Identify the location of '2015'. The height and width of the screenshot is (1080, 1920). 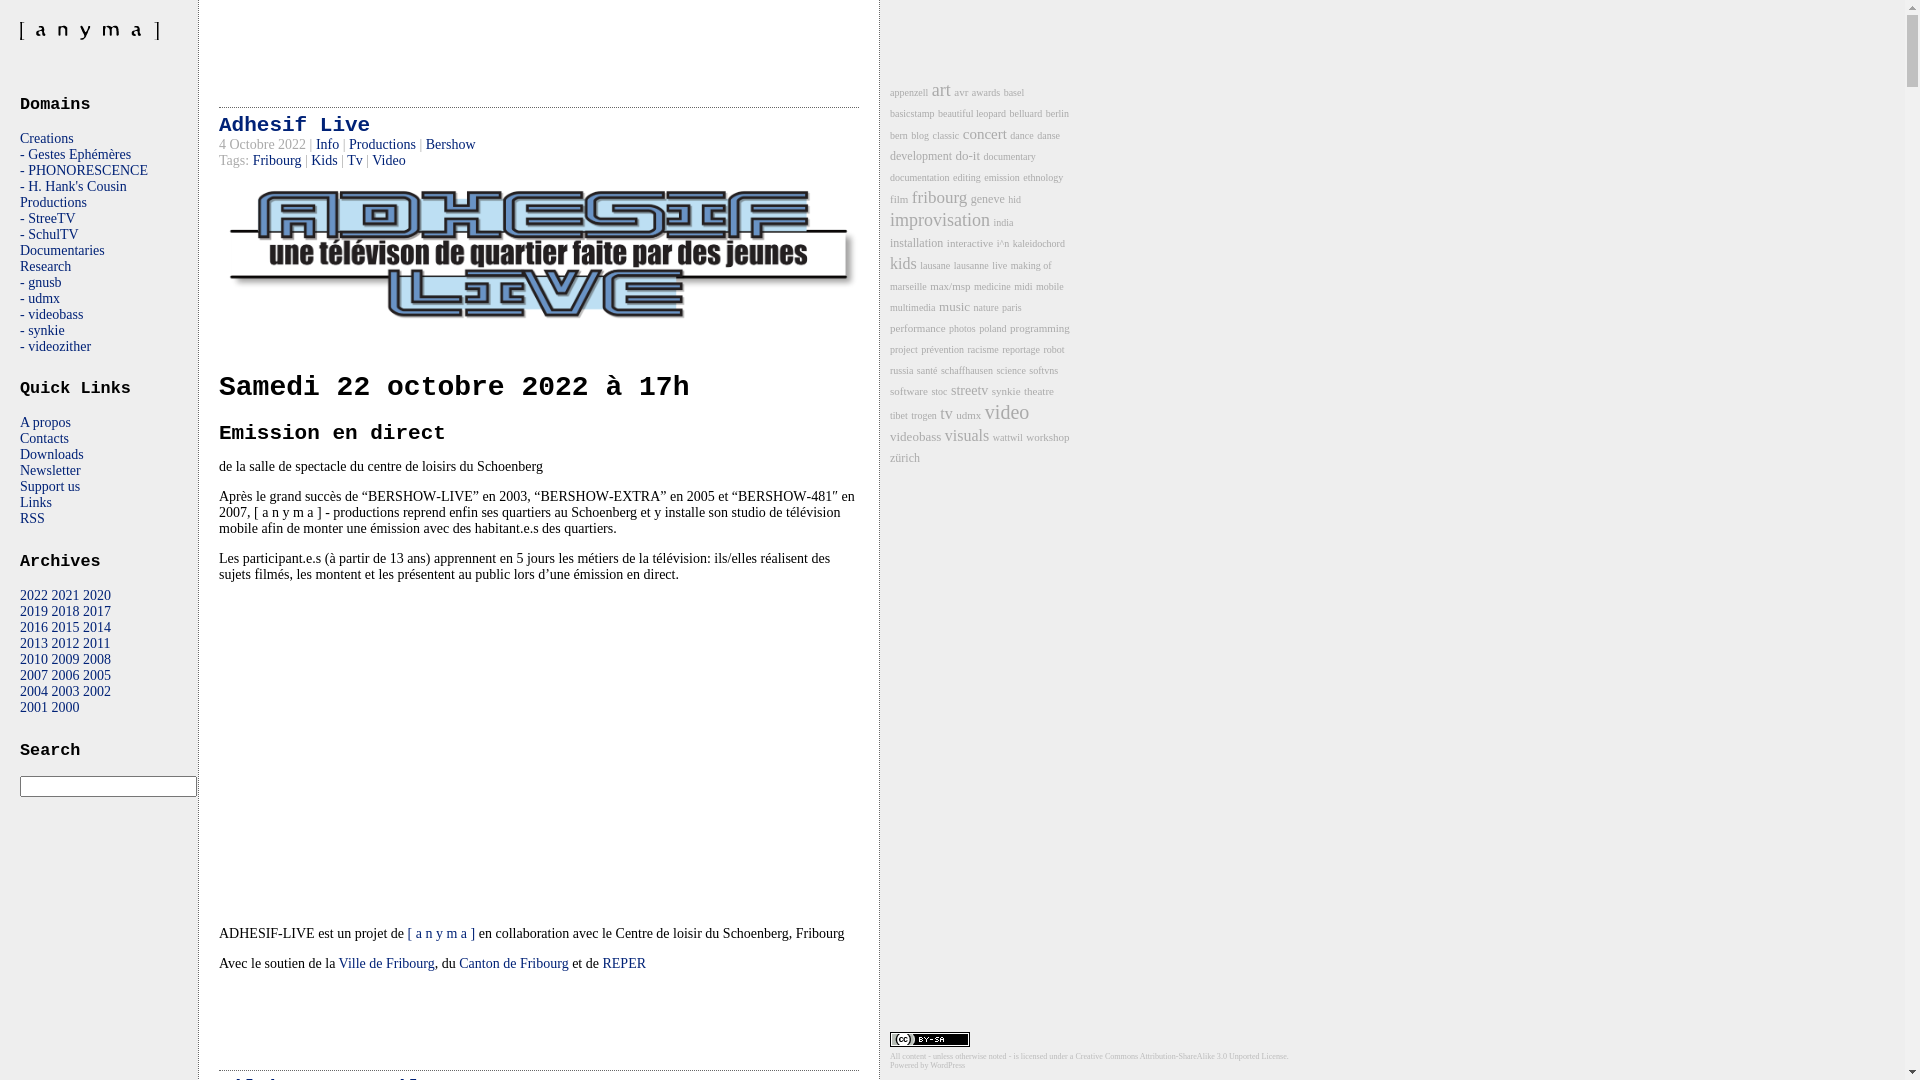
(66, 626).